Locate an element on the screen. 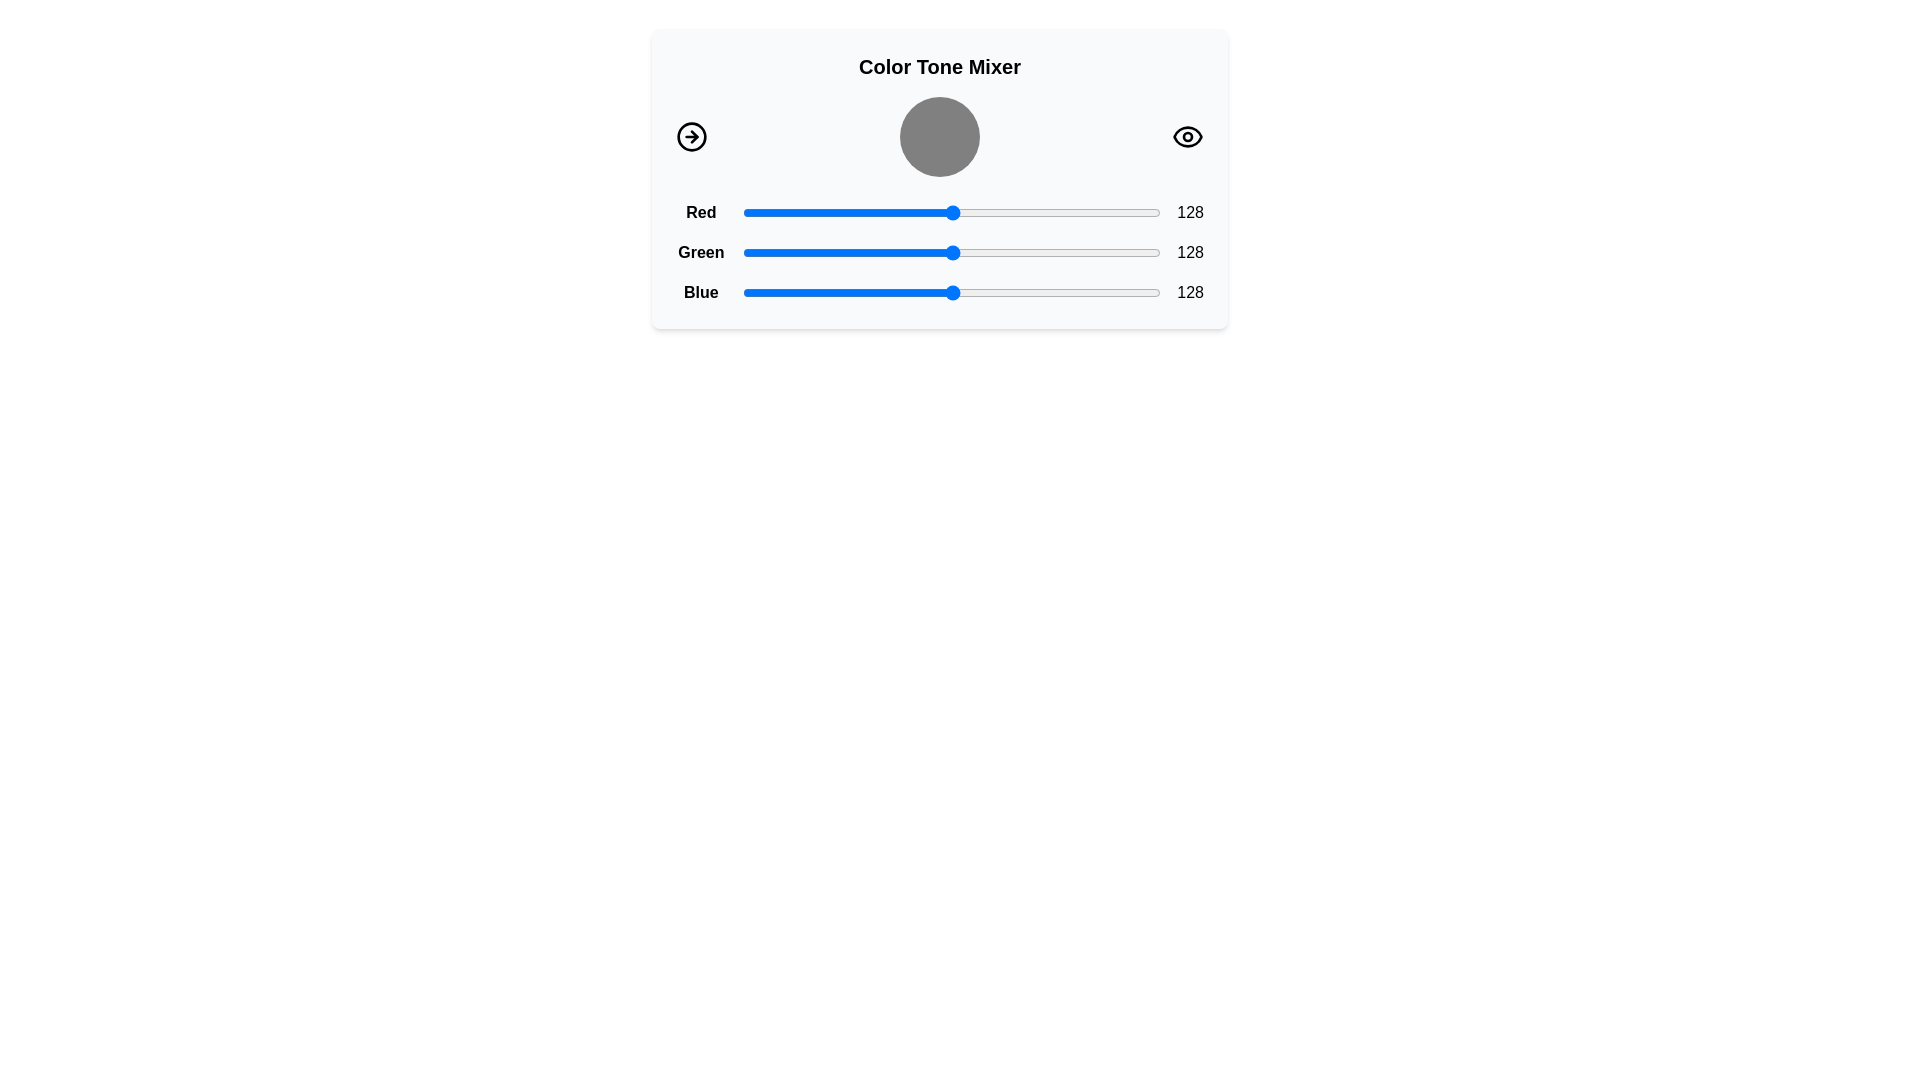 The height and width of the screenshot is (1080, 1920). the green color intensity is located at coordinates (1156, 252).